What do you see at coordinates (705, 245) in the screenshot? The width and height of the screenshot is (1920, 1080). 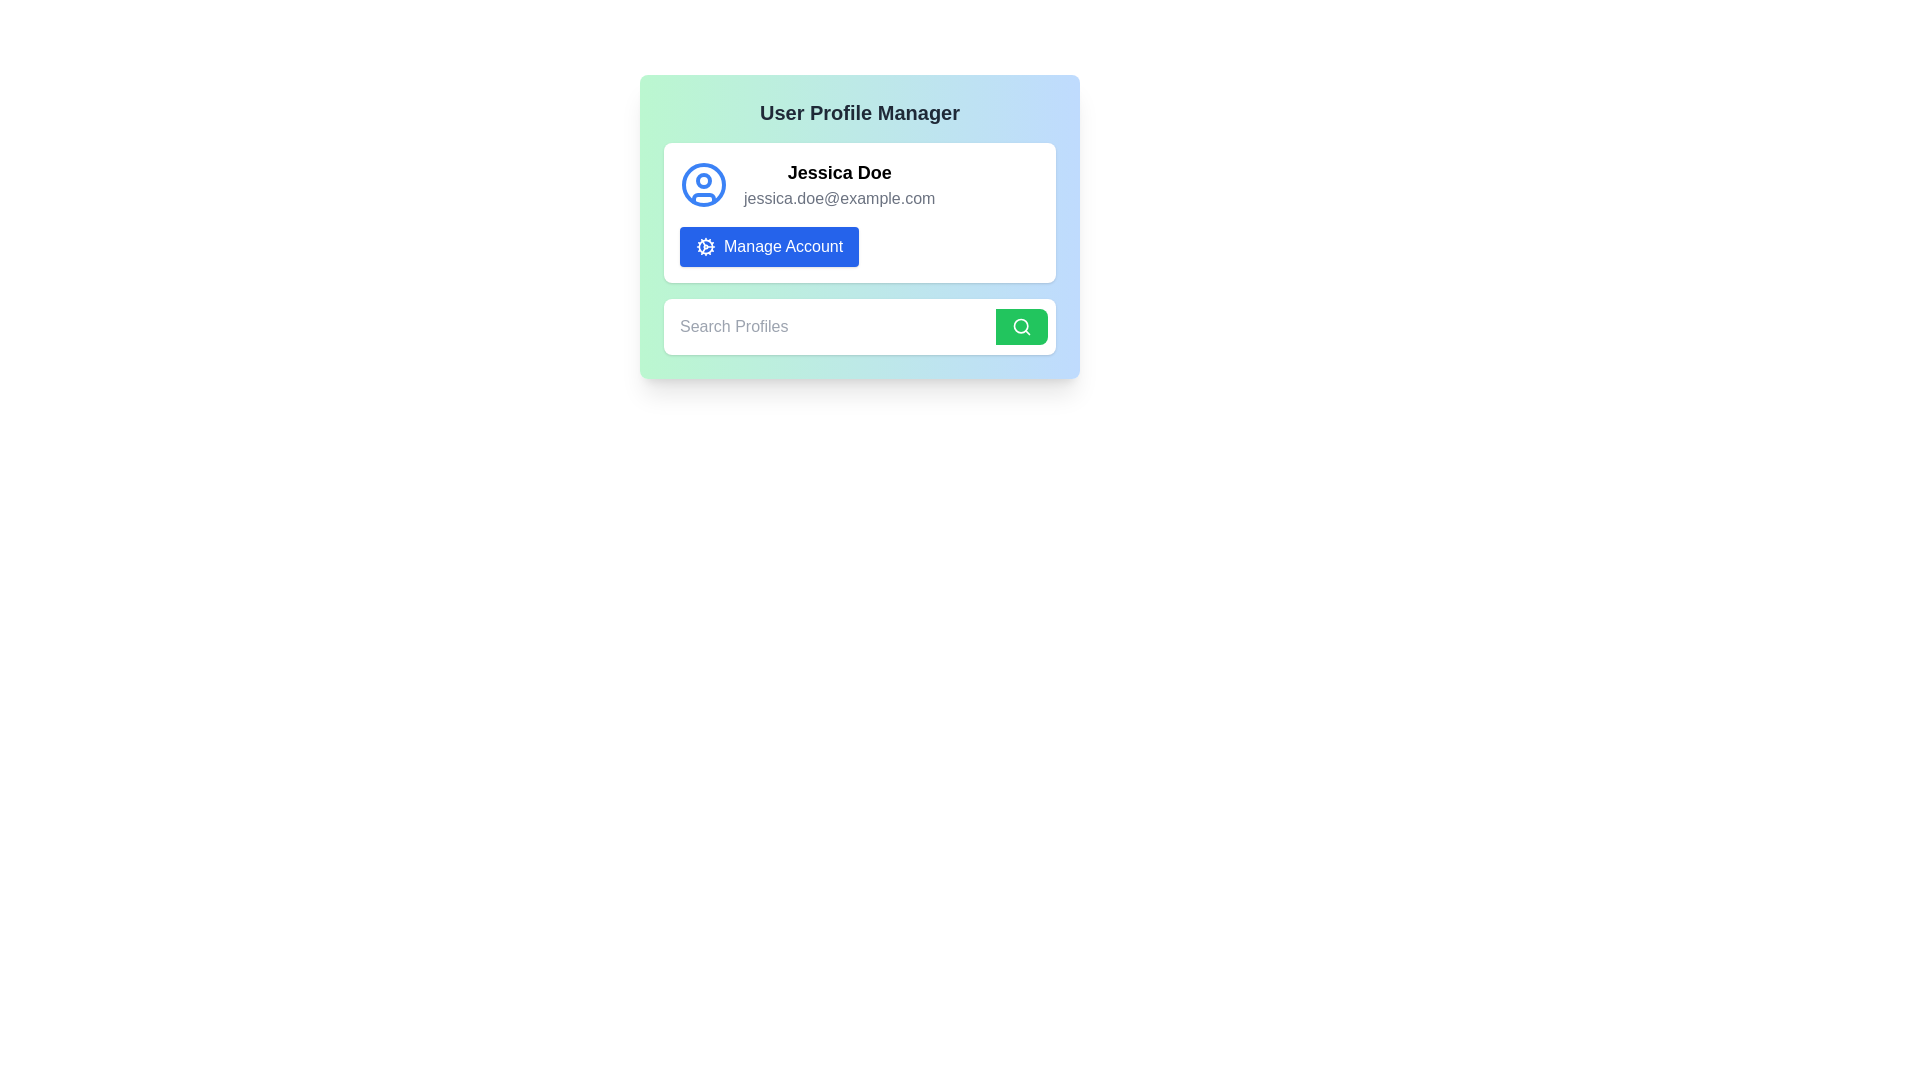 I see `circular shape at the center of the cog icon under 'User Profile Manager' in the upper section of the interface card` at bounding box center [705, 245].